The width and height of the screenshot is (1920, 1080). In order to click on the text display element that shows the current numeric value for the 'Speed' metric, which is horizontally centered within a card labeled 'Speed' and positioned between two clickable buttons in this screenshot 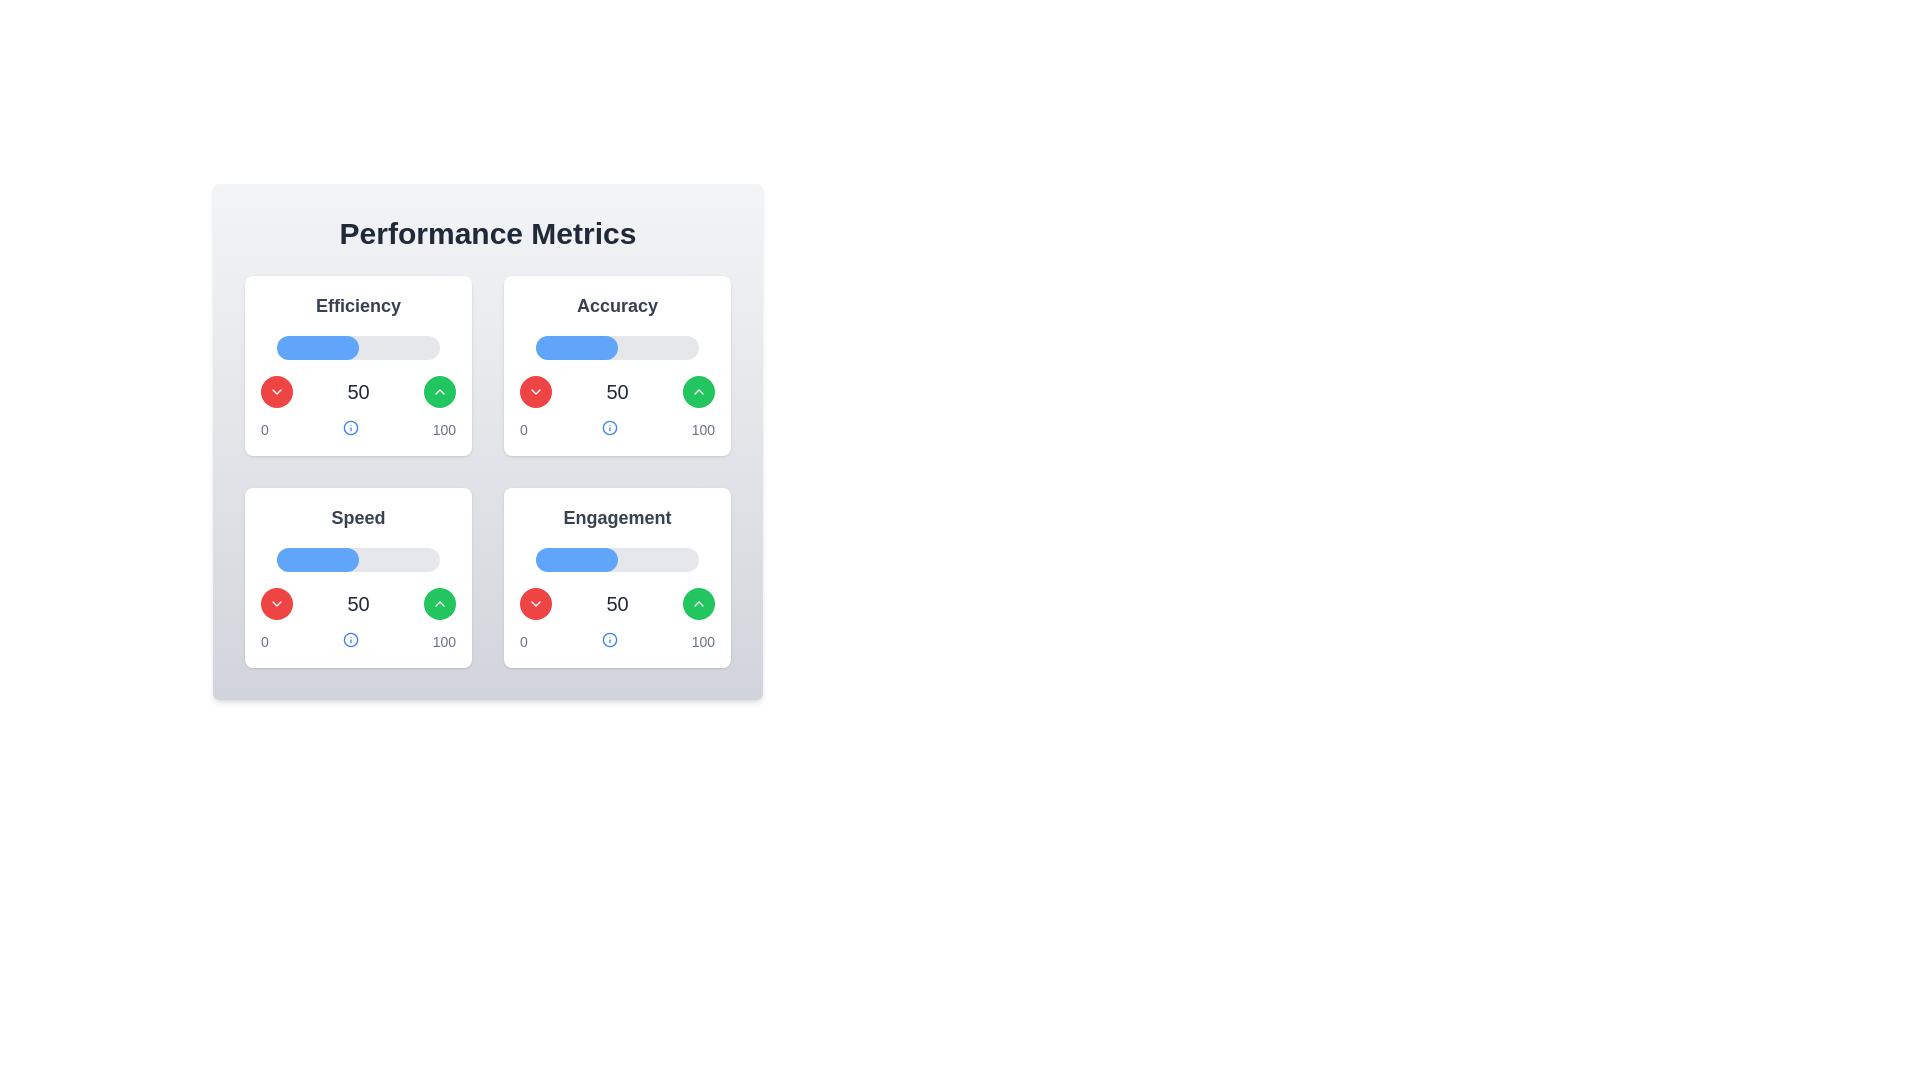, I will do `click(358, 603)`.